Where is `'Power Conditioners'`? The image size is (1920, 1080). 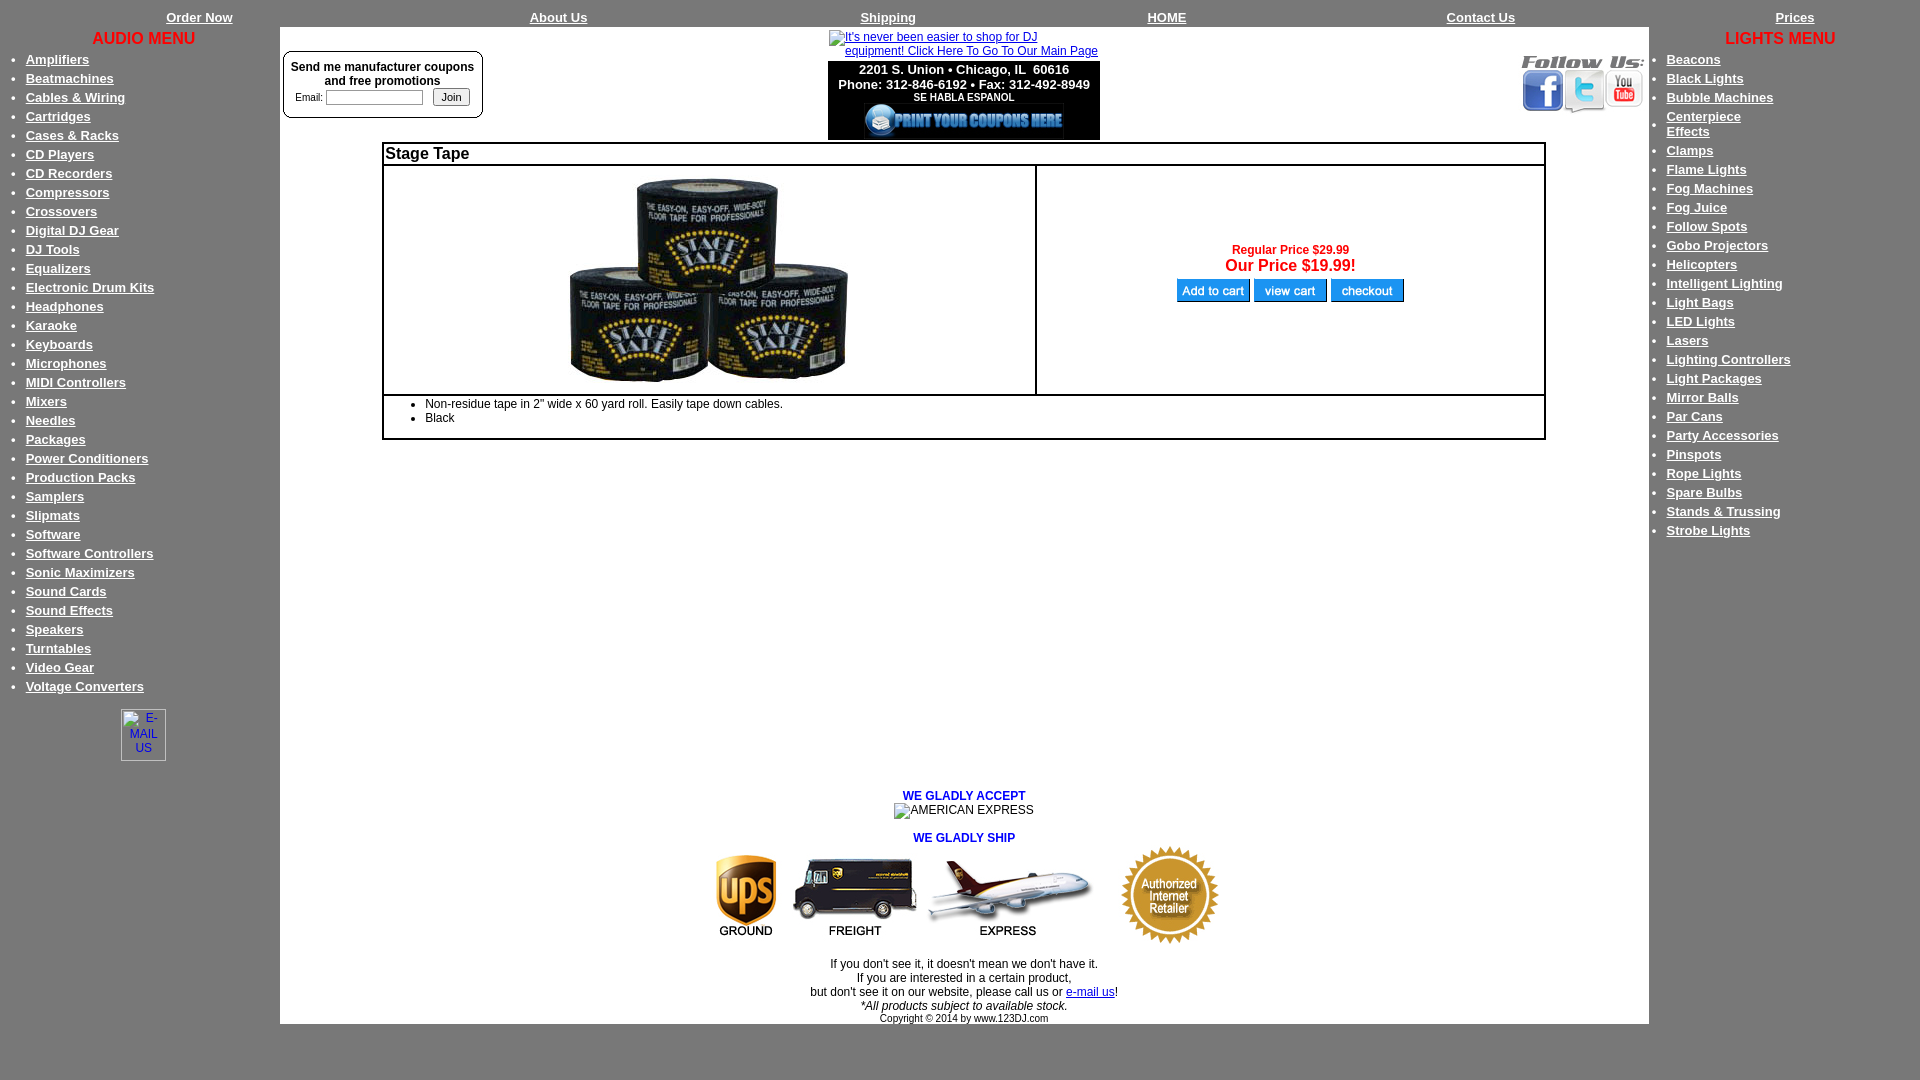
'Power Conditioners' is located at coordinates (25, 458).